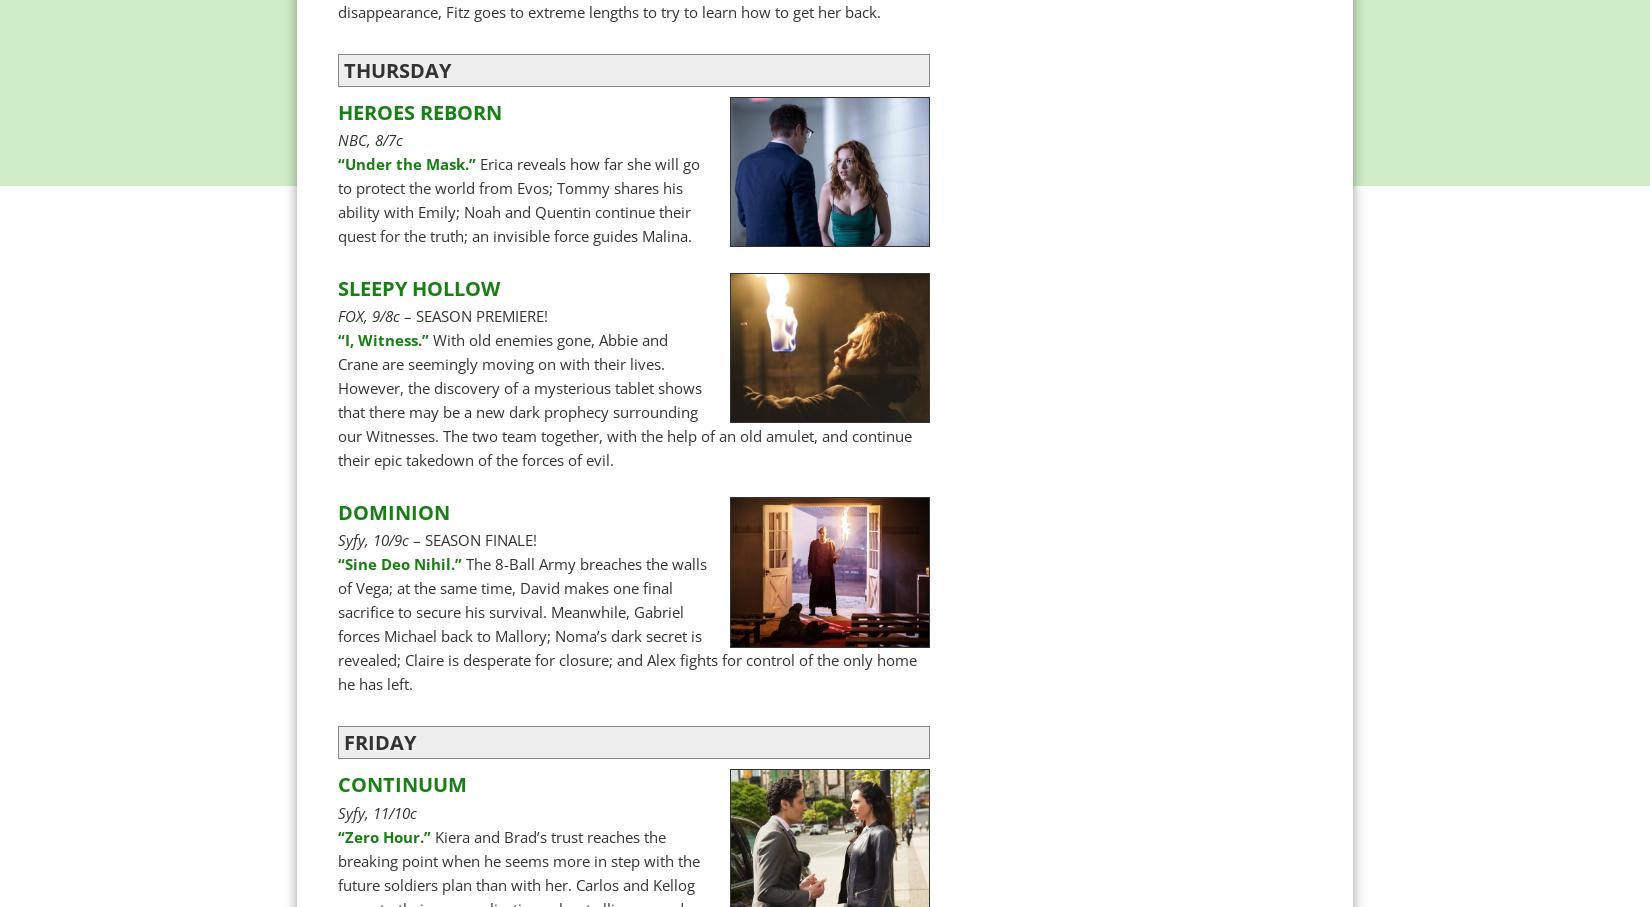 The width and height of the screenshot is (1650, 907). I want to click on '– SEASON PREMIERE!', so click(399, 315).